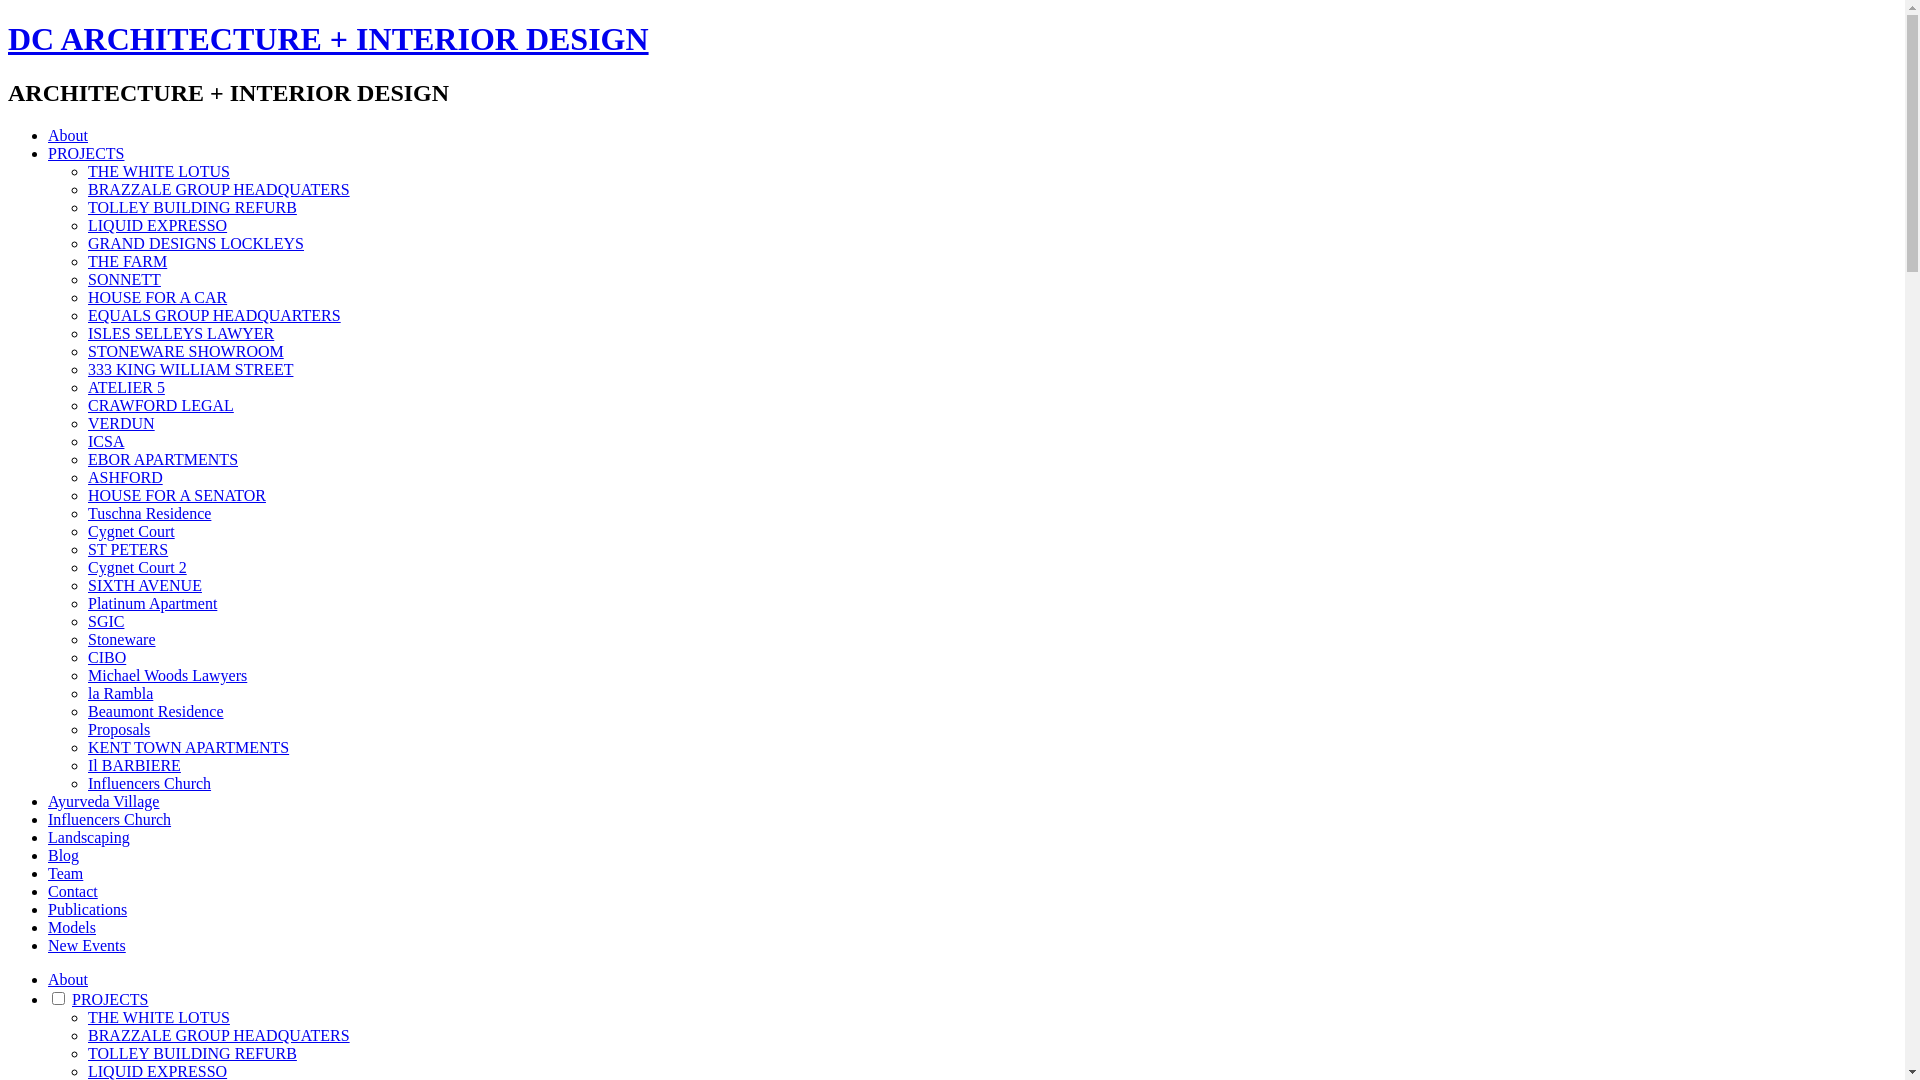 The image size is (1920, 1080). I want to click on 'Models', so click(48, 927).